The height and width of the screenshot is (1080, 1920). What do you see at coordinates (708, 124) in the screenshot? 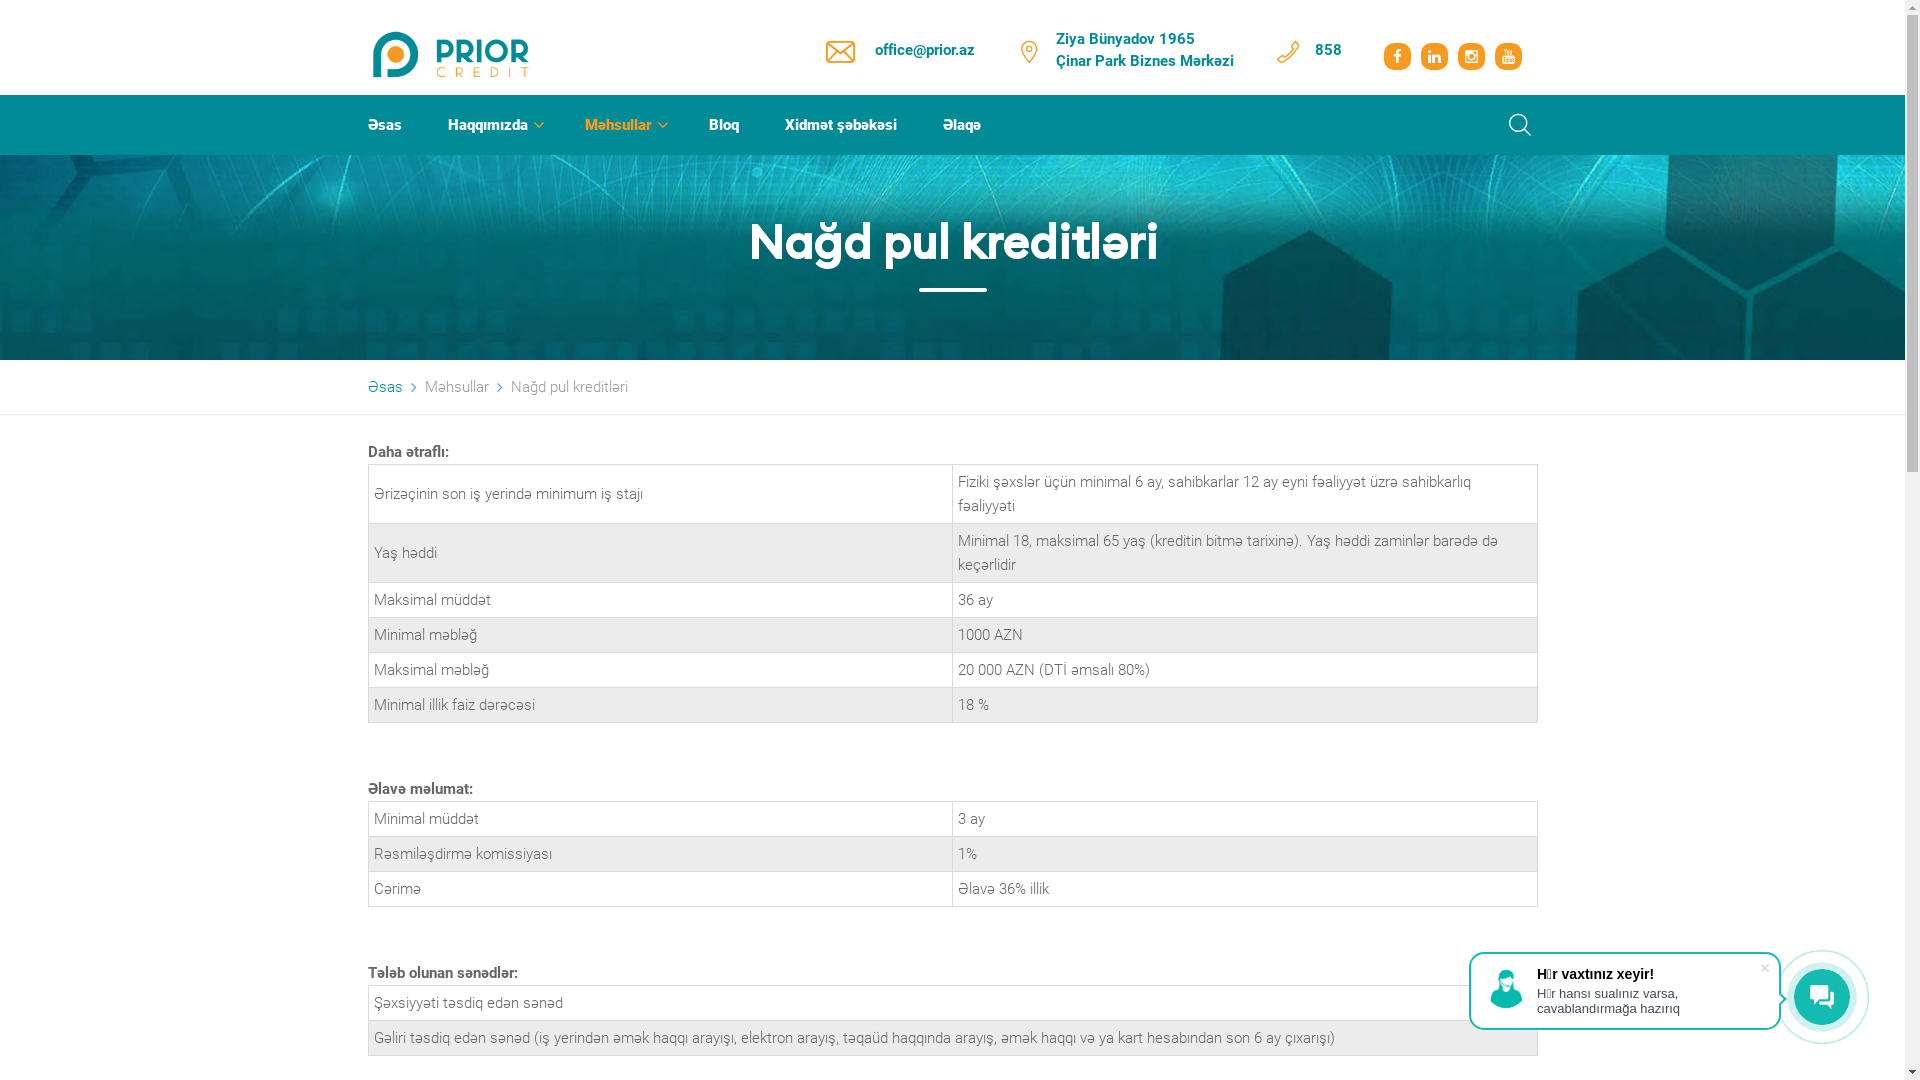
I see `'Bloq'` at bounding box center [708, 124].